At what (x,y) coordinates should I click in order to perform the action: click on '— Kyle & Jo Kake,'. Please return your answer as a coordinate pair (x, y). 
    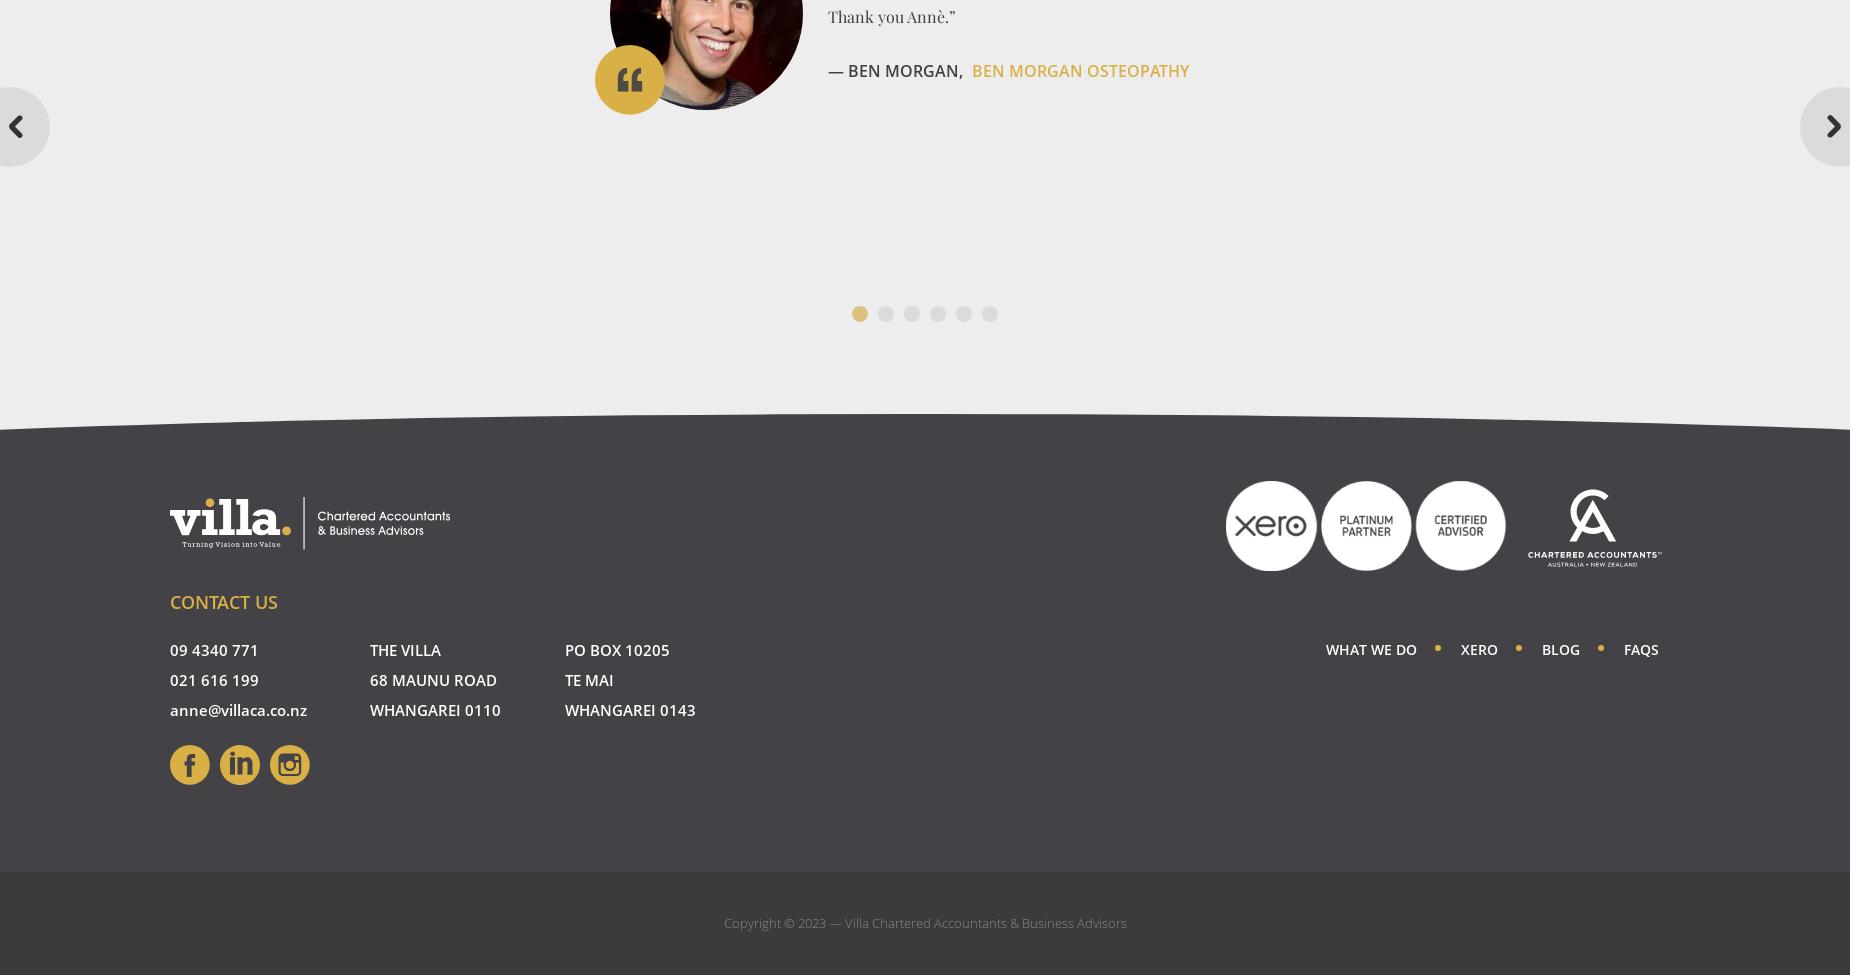
    Looking at the image, I should click on (899, 214).